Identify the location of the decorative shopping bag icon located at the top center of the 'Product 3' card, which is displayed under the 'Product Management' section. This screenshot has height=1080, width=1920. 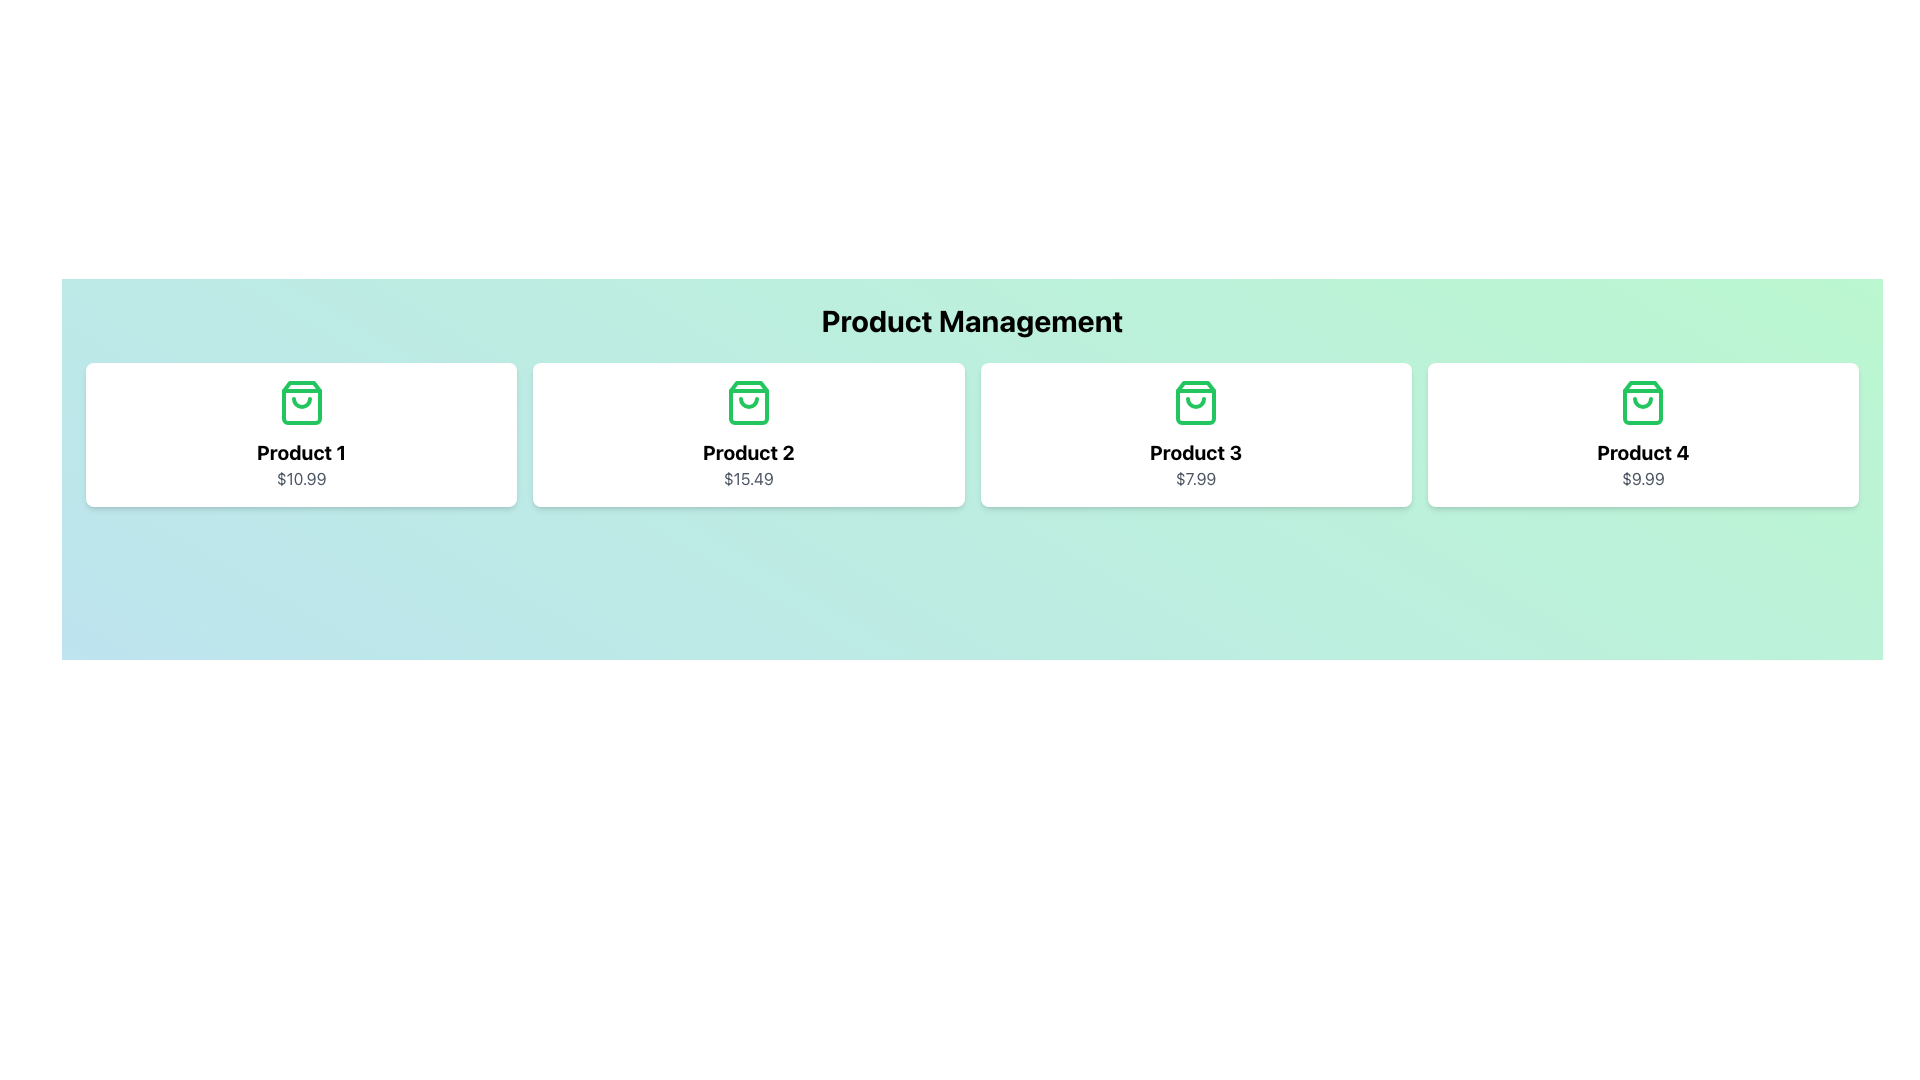
(1196, 402).